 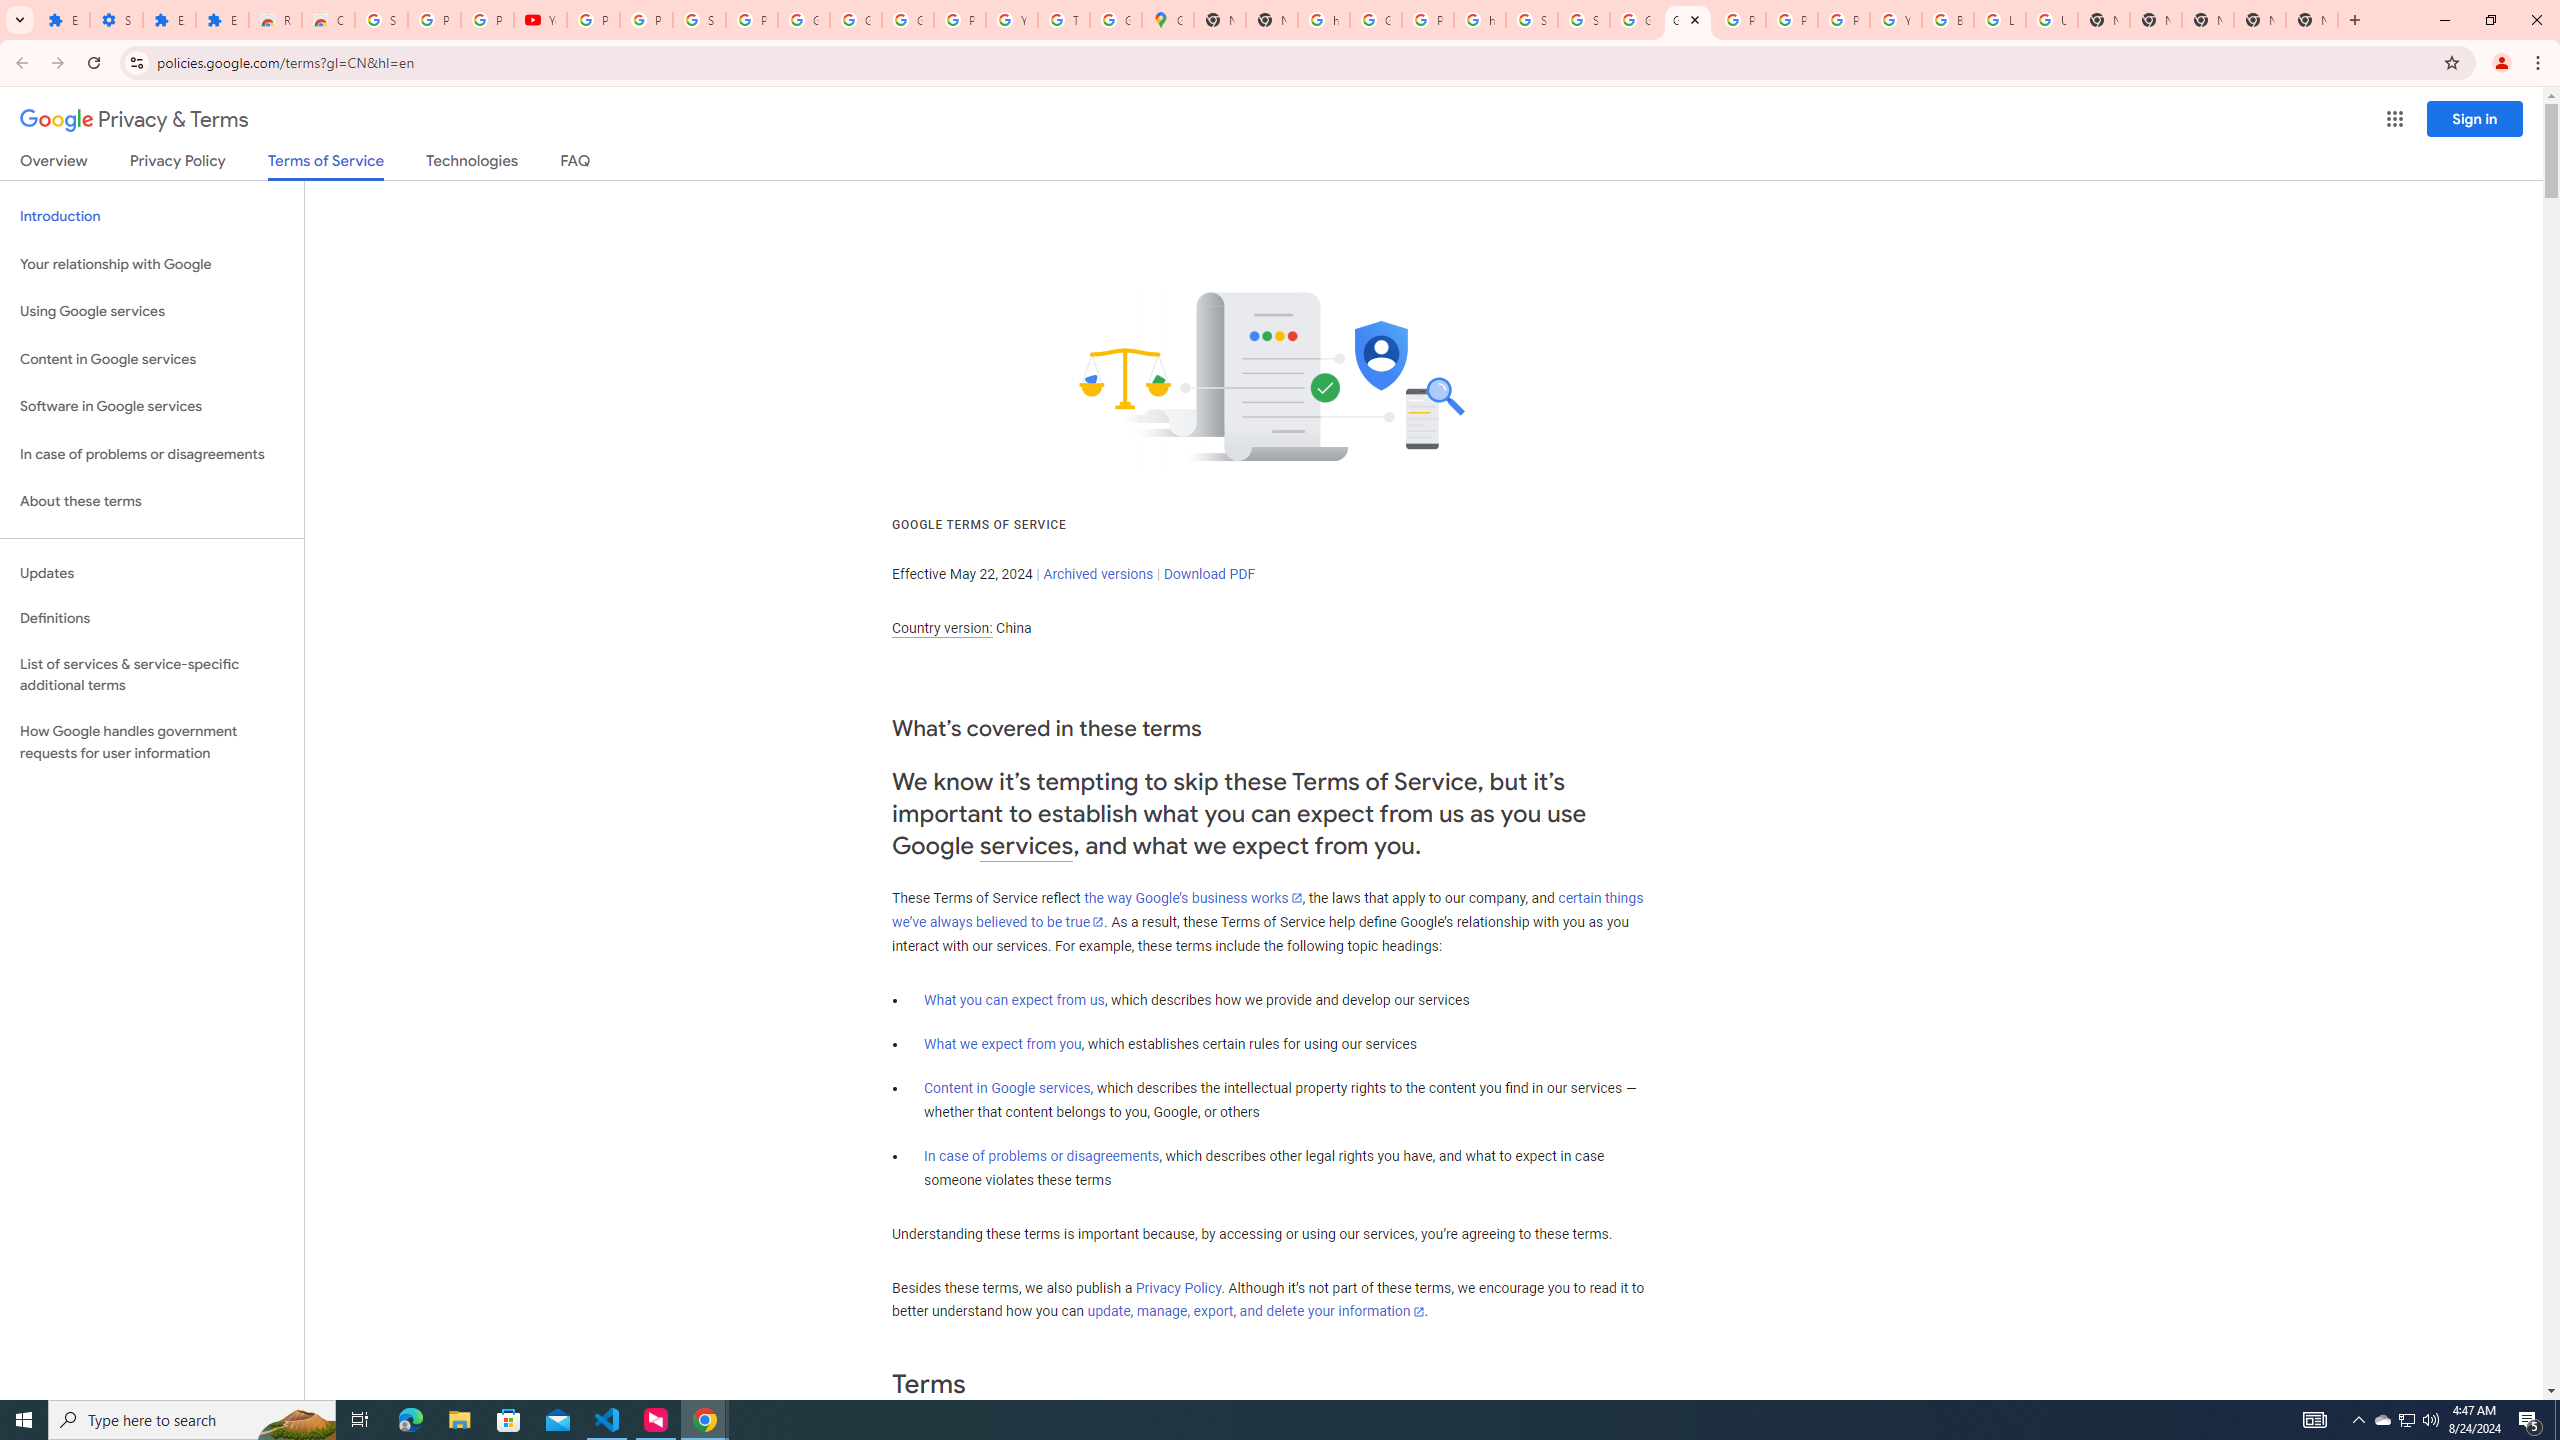 What do you see at coordinates (2208, 19) in the screenshot?
I see `'New Tab'` at bounding box center [2208, 19].